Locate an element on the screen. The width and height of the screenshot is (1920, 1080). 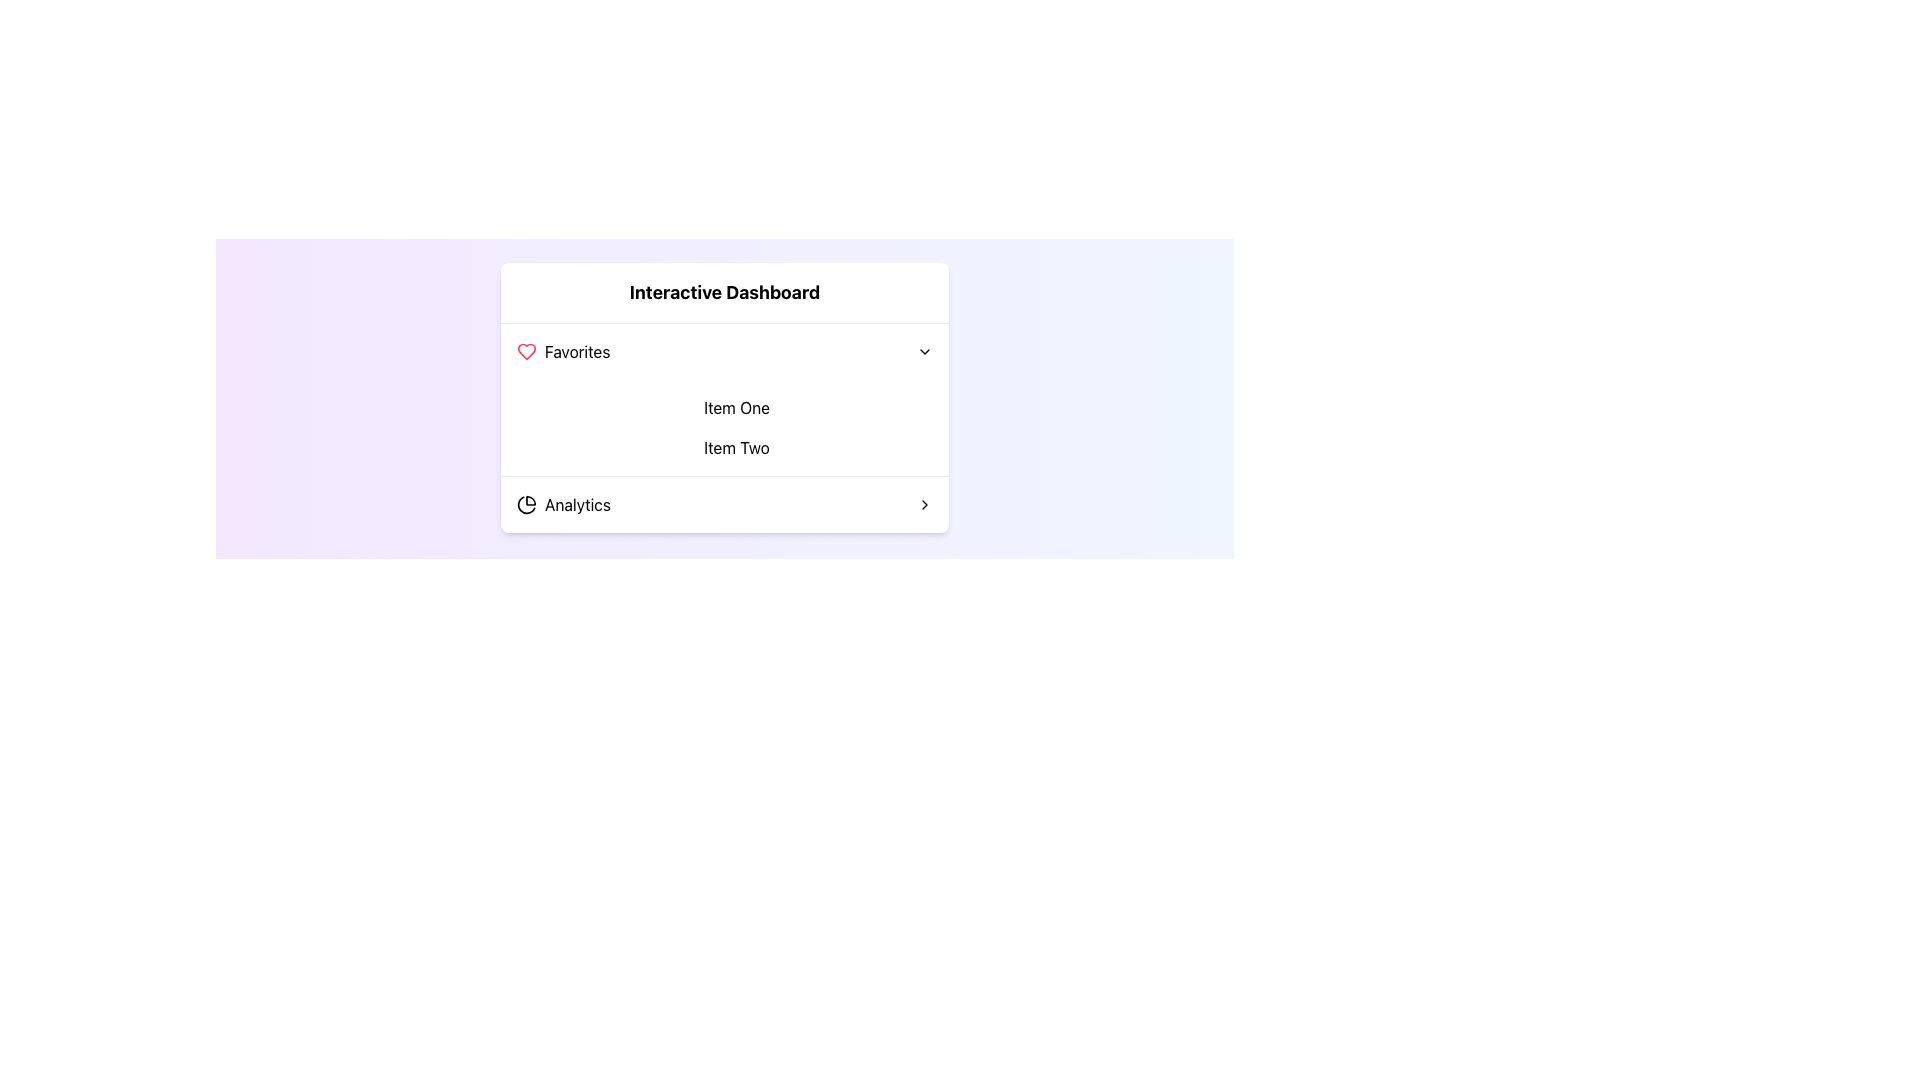
the downward-pointing chevron icon in the Favorites section is located at coordinates (924, 350).